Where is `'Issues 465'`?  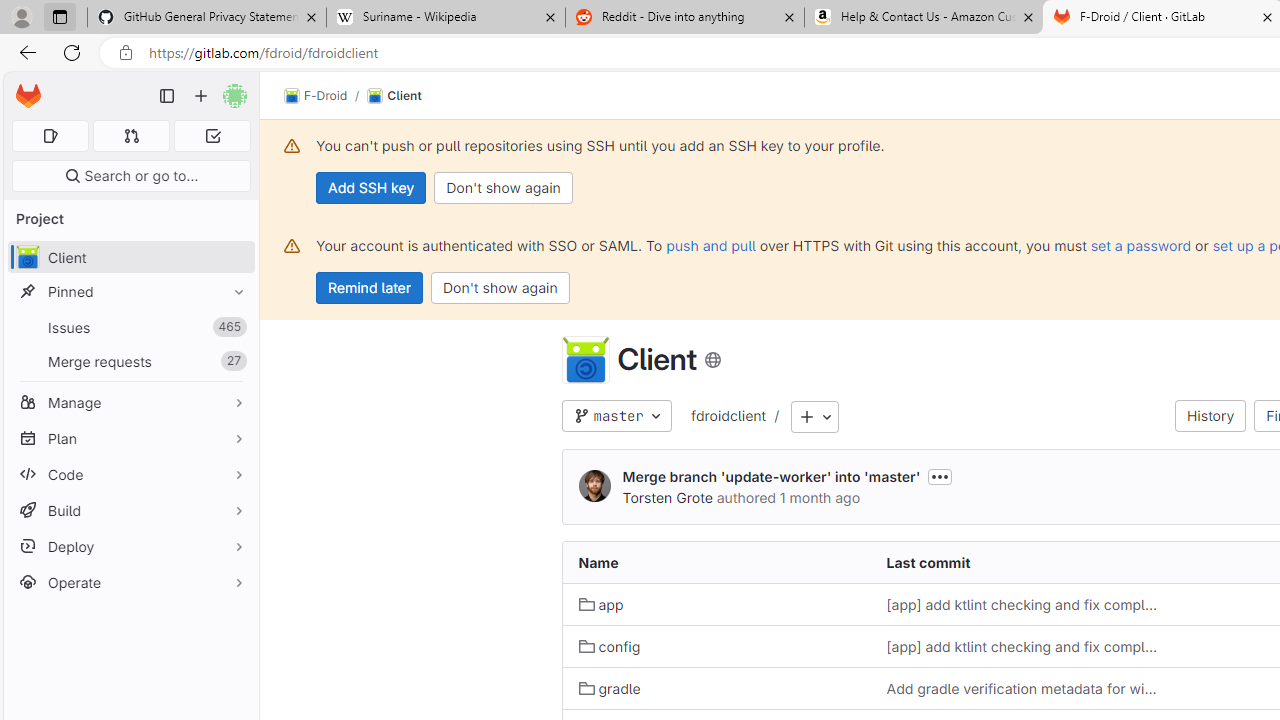 'Issues 465' is located at coordinates (130, 326).